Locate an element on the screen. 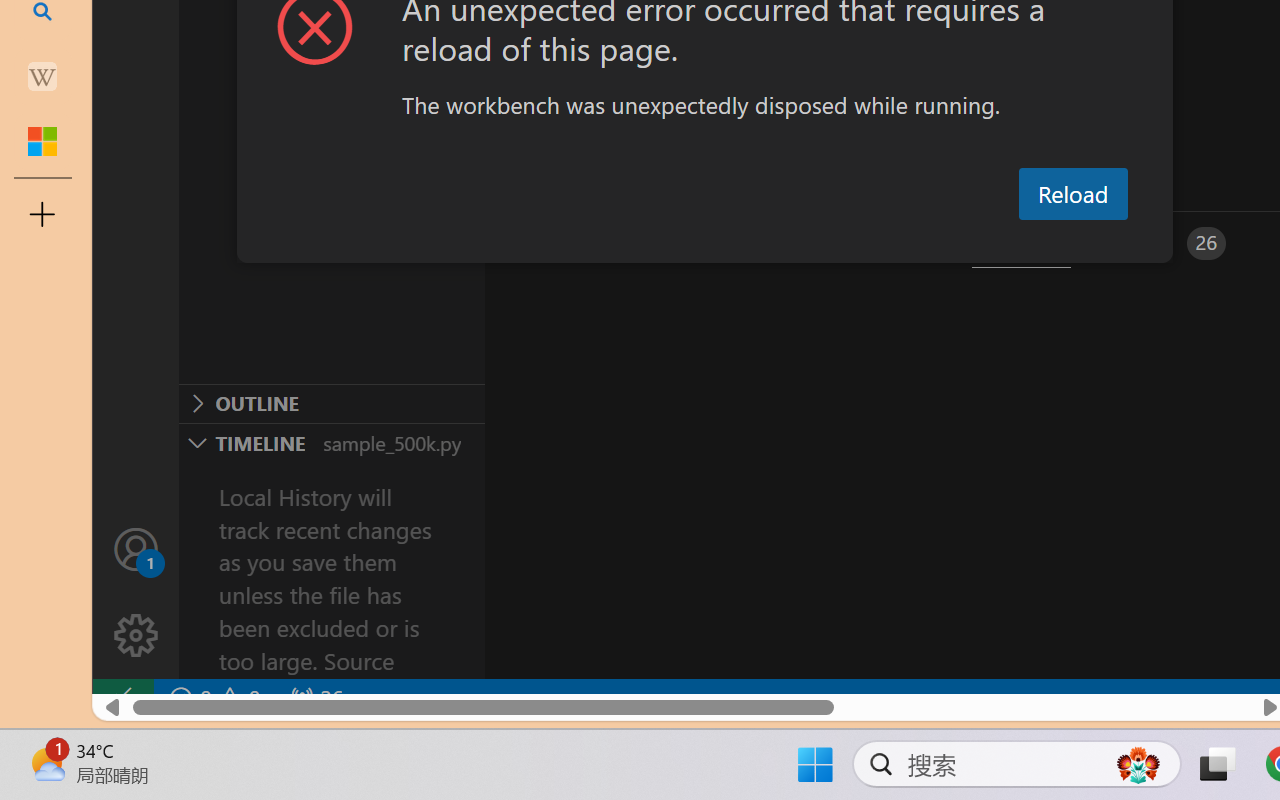 The width and height of the screenshot is (1280, 800). 'Ports - 26 forwarded ports' is located at coordinates (1165, 242).